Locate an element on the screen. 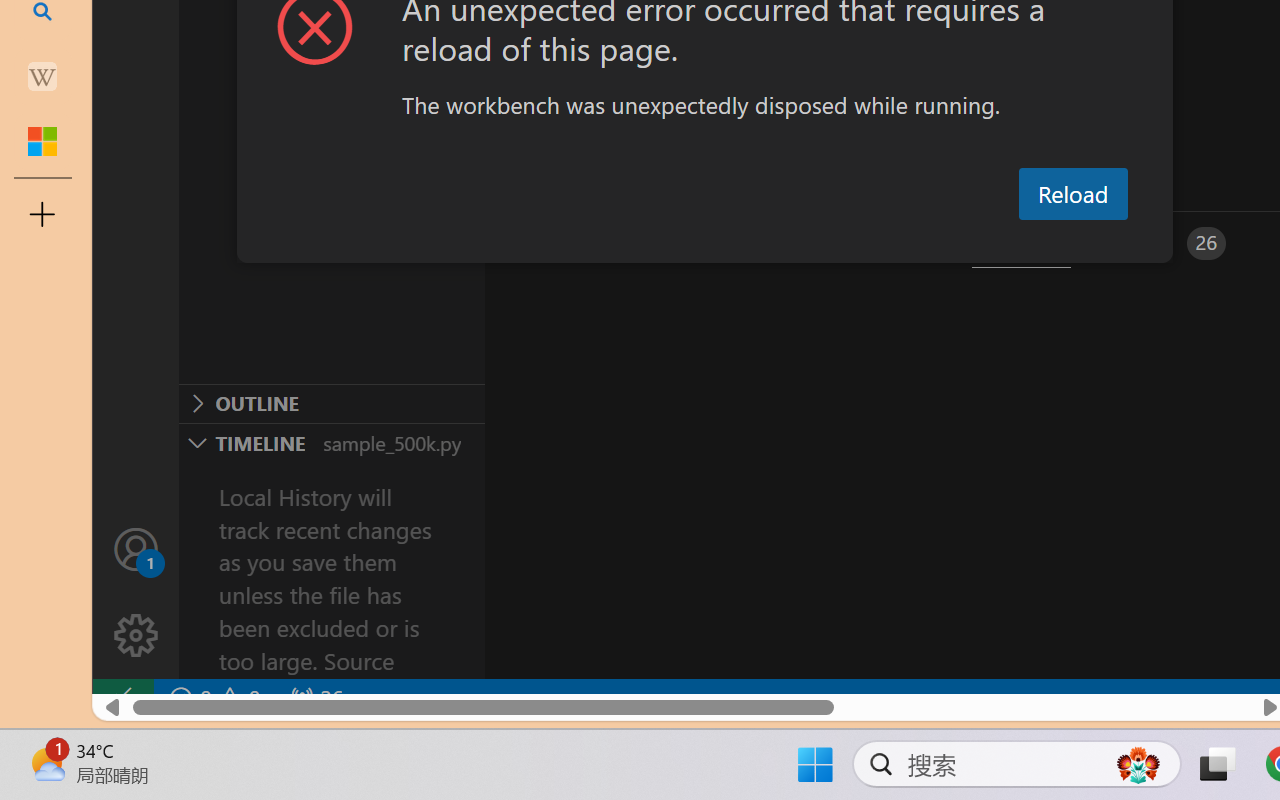 The width and height of the screenshot is (1280, 800). 'Ports - 26 forwarded ports' is located at coordinates (1165, 242).